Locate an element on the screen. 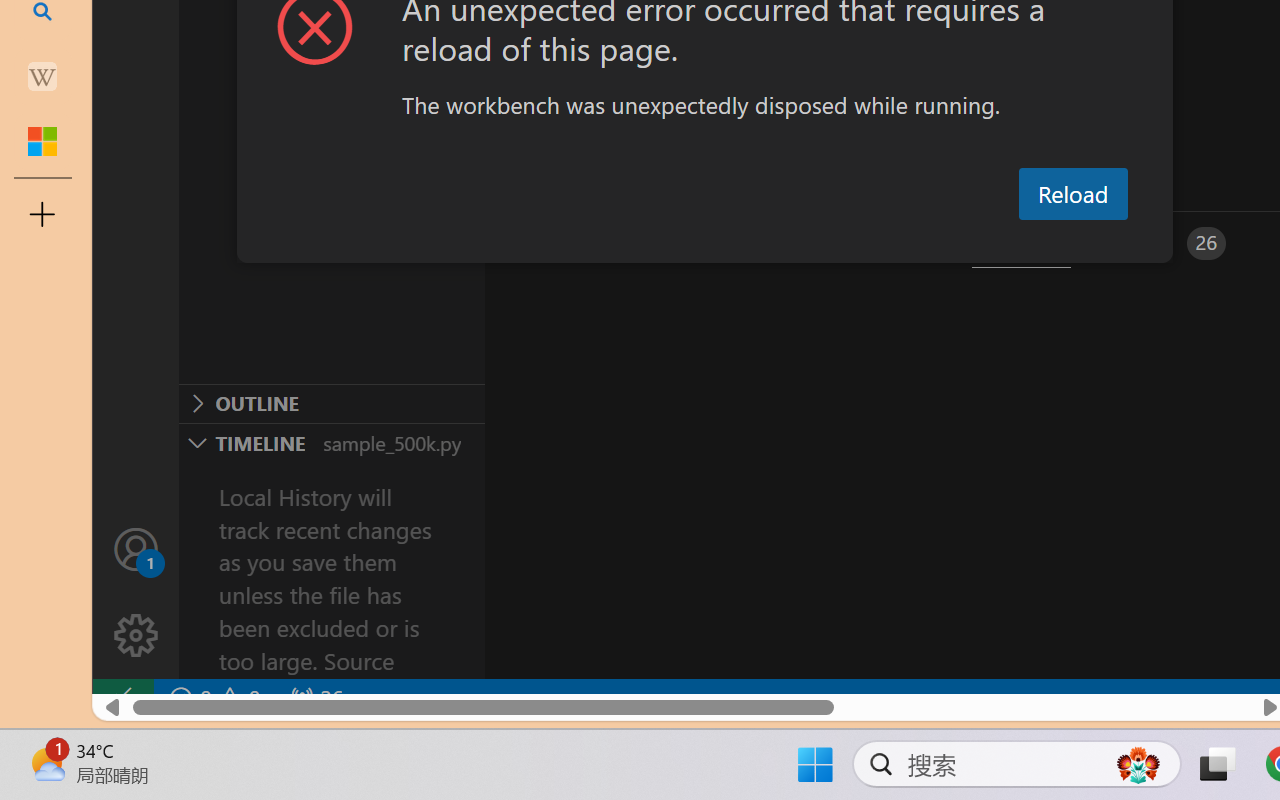 The width and height of the screenshot is (1280, 800). 'Ports - 26 forwarded ports' is located at coordinates (1165, 242).